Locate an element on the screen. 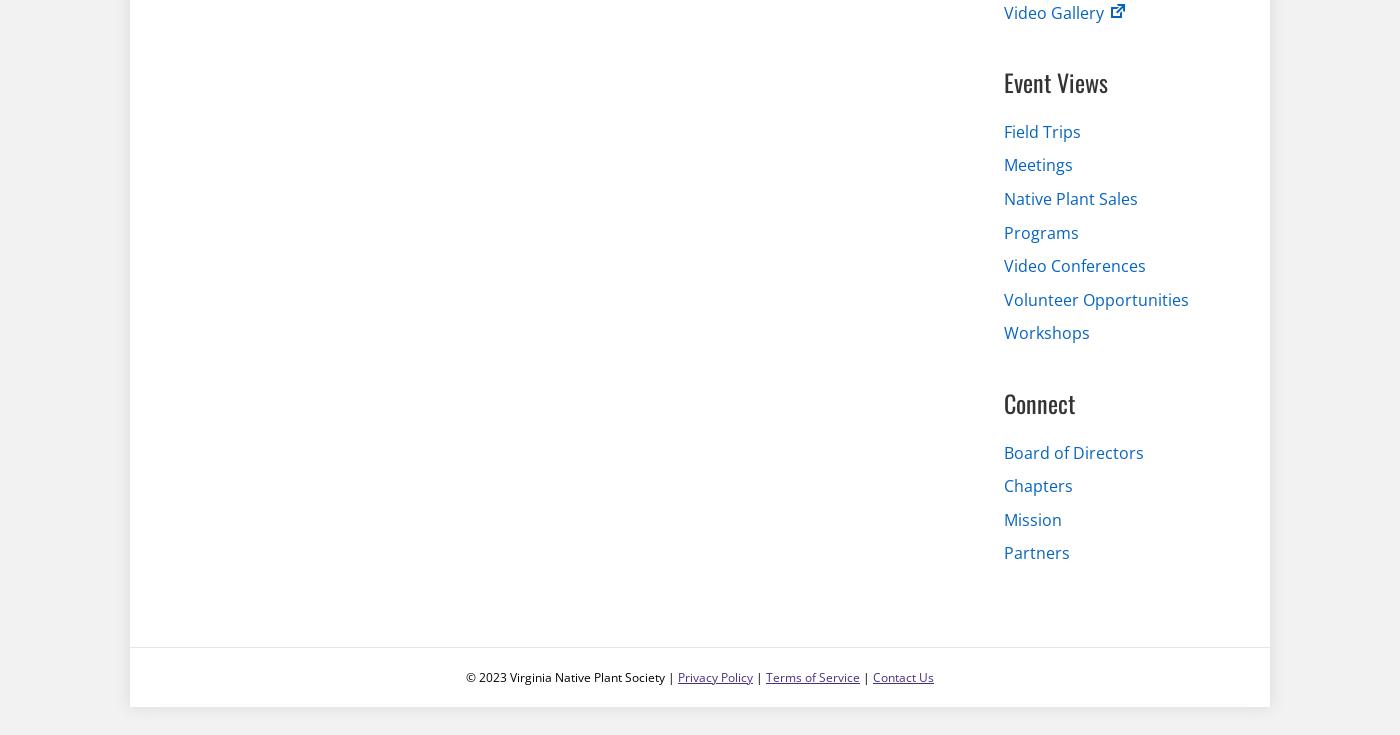 This screenshot has width=1400, height=735. 'Workshops' is located at coordinates (1047, 332).